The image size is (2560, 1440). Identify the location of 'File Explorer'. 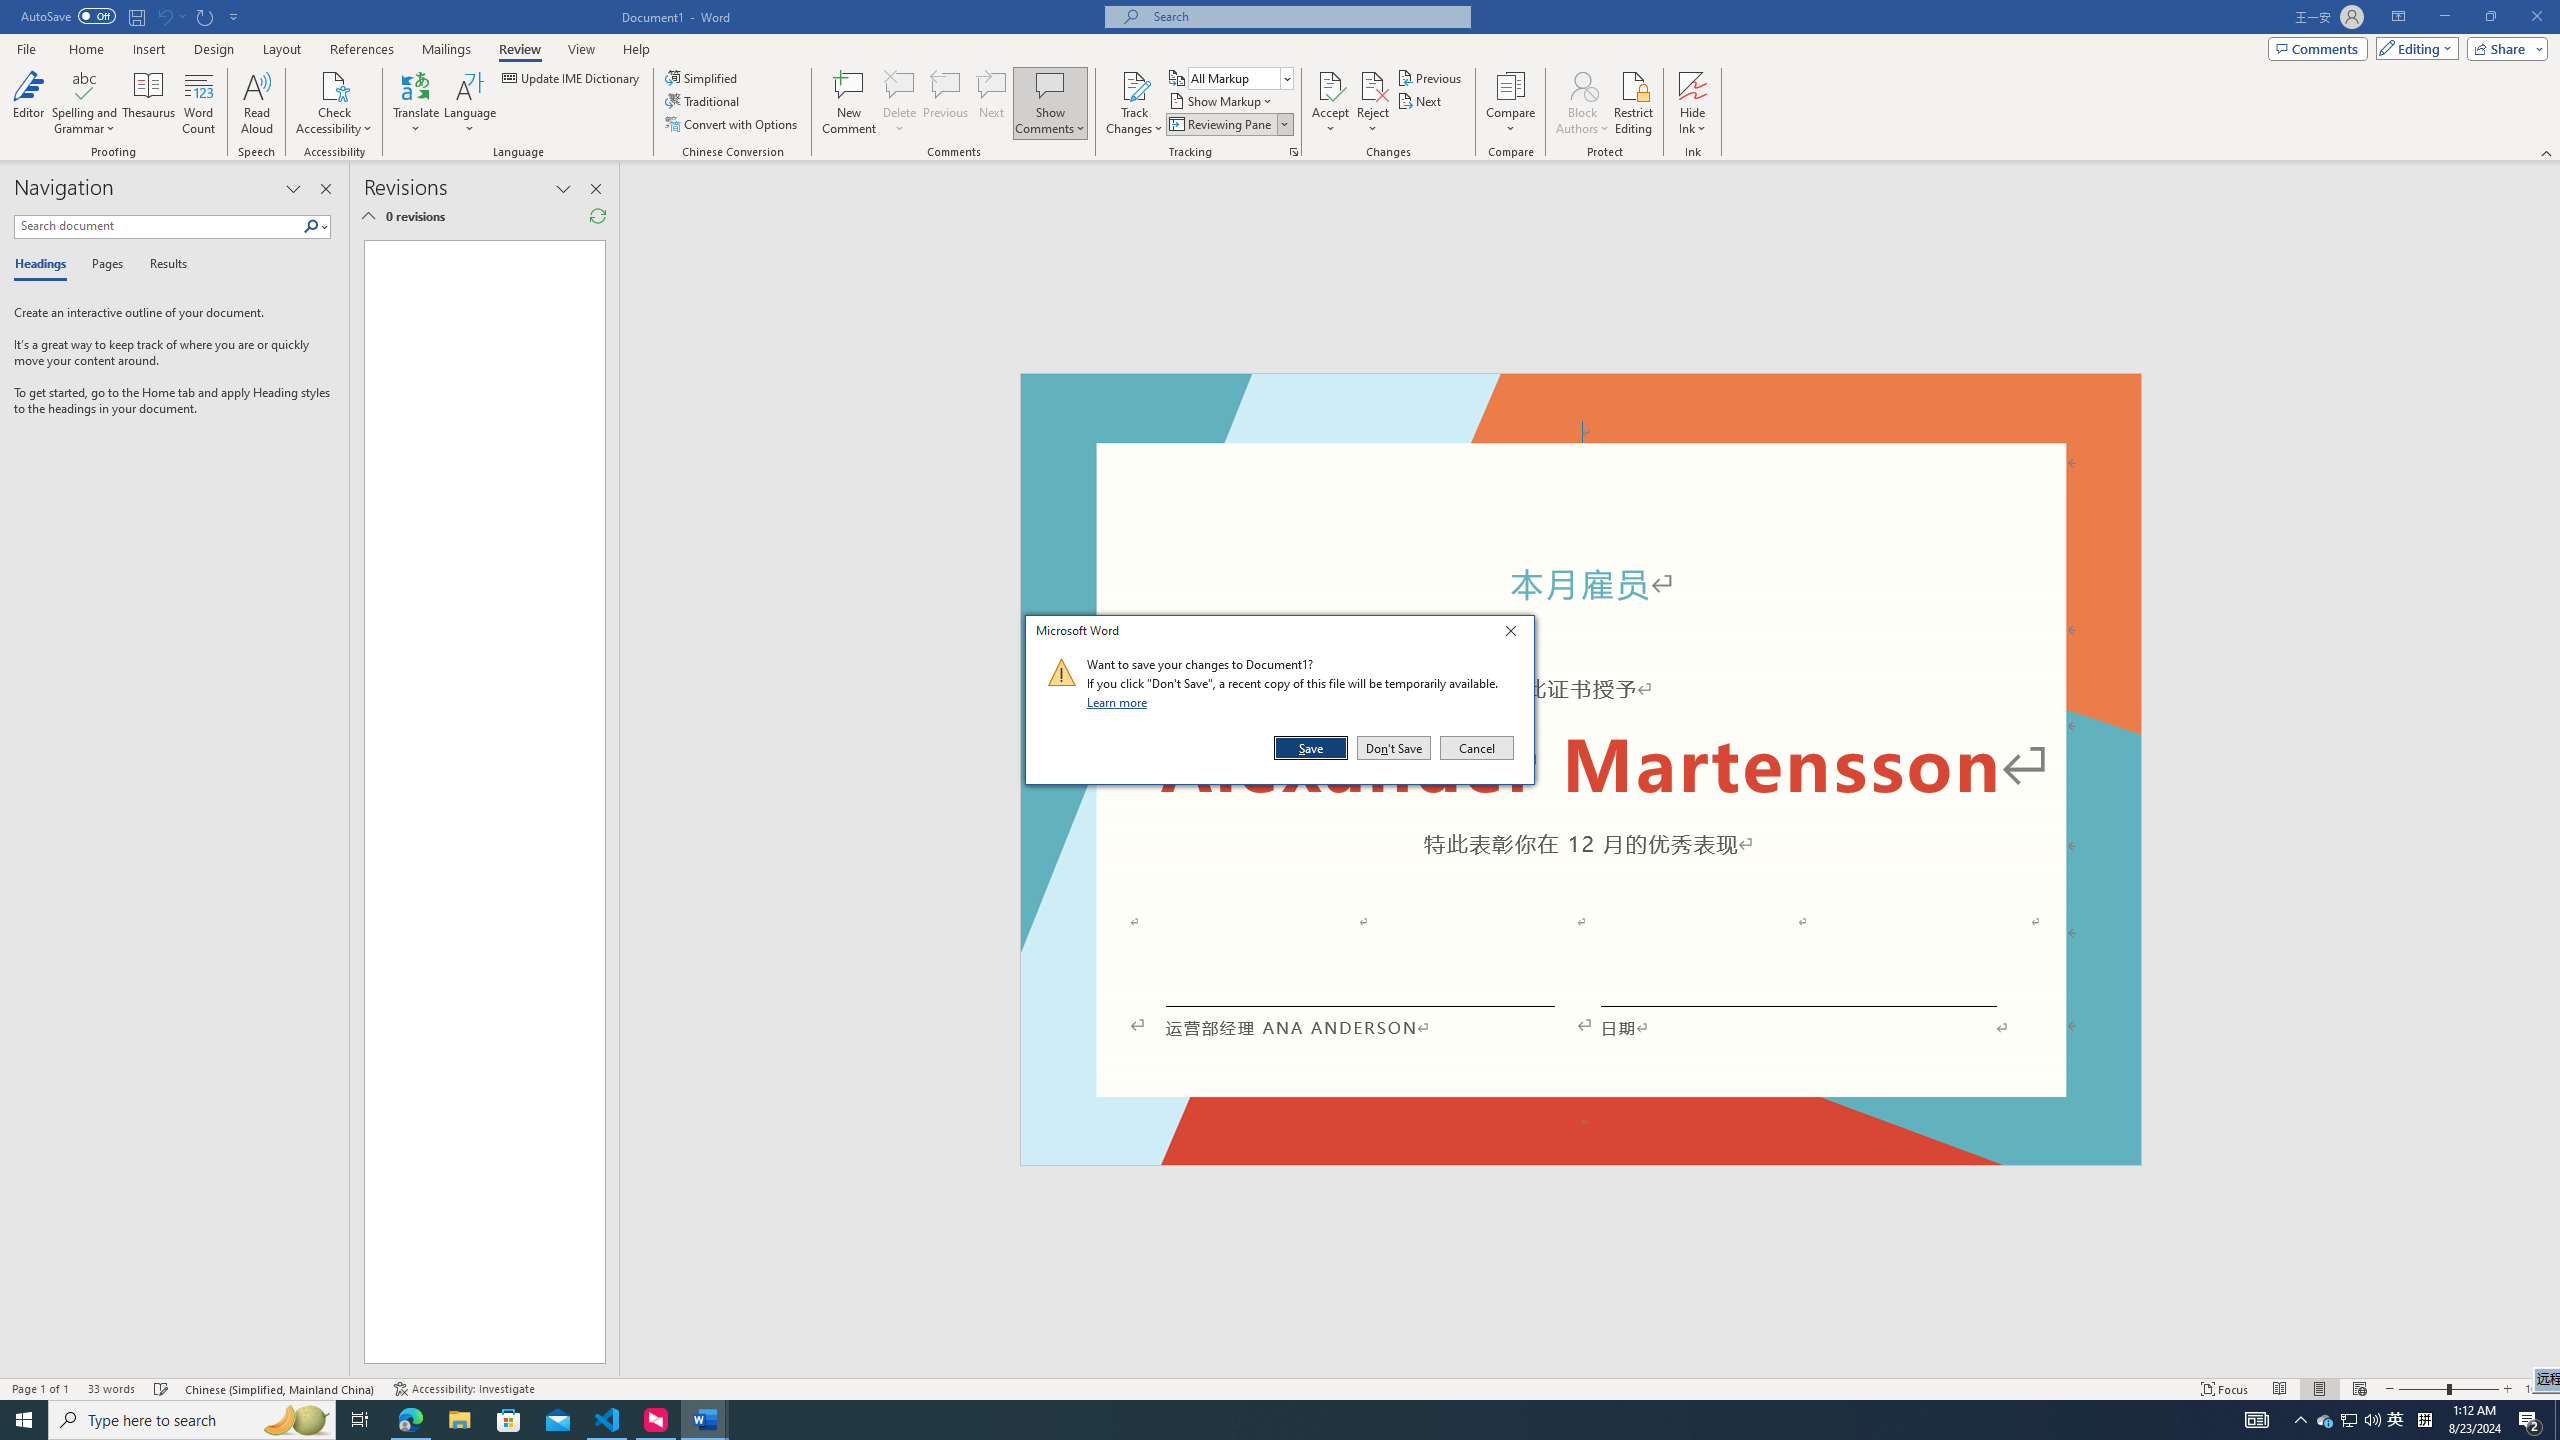
(458, 1418).